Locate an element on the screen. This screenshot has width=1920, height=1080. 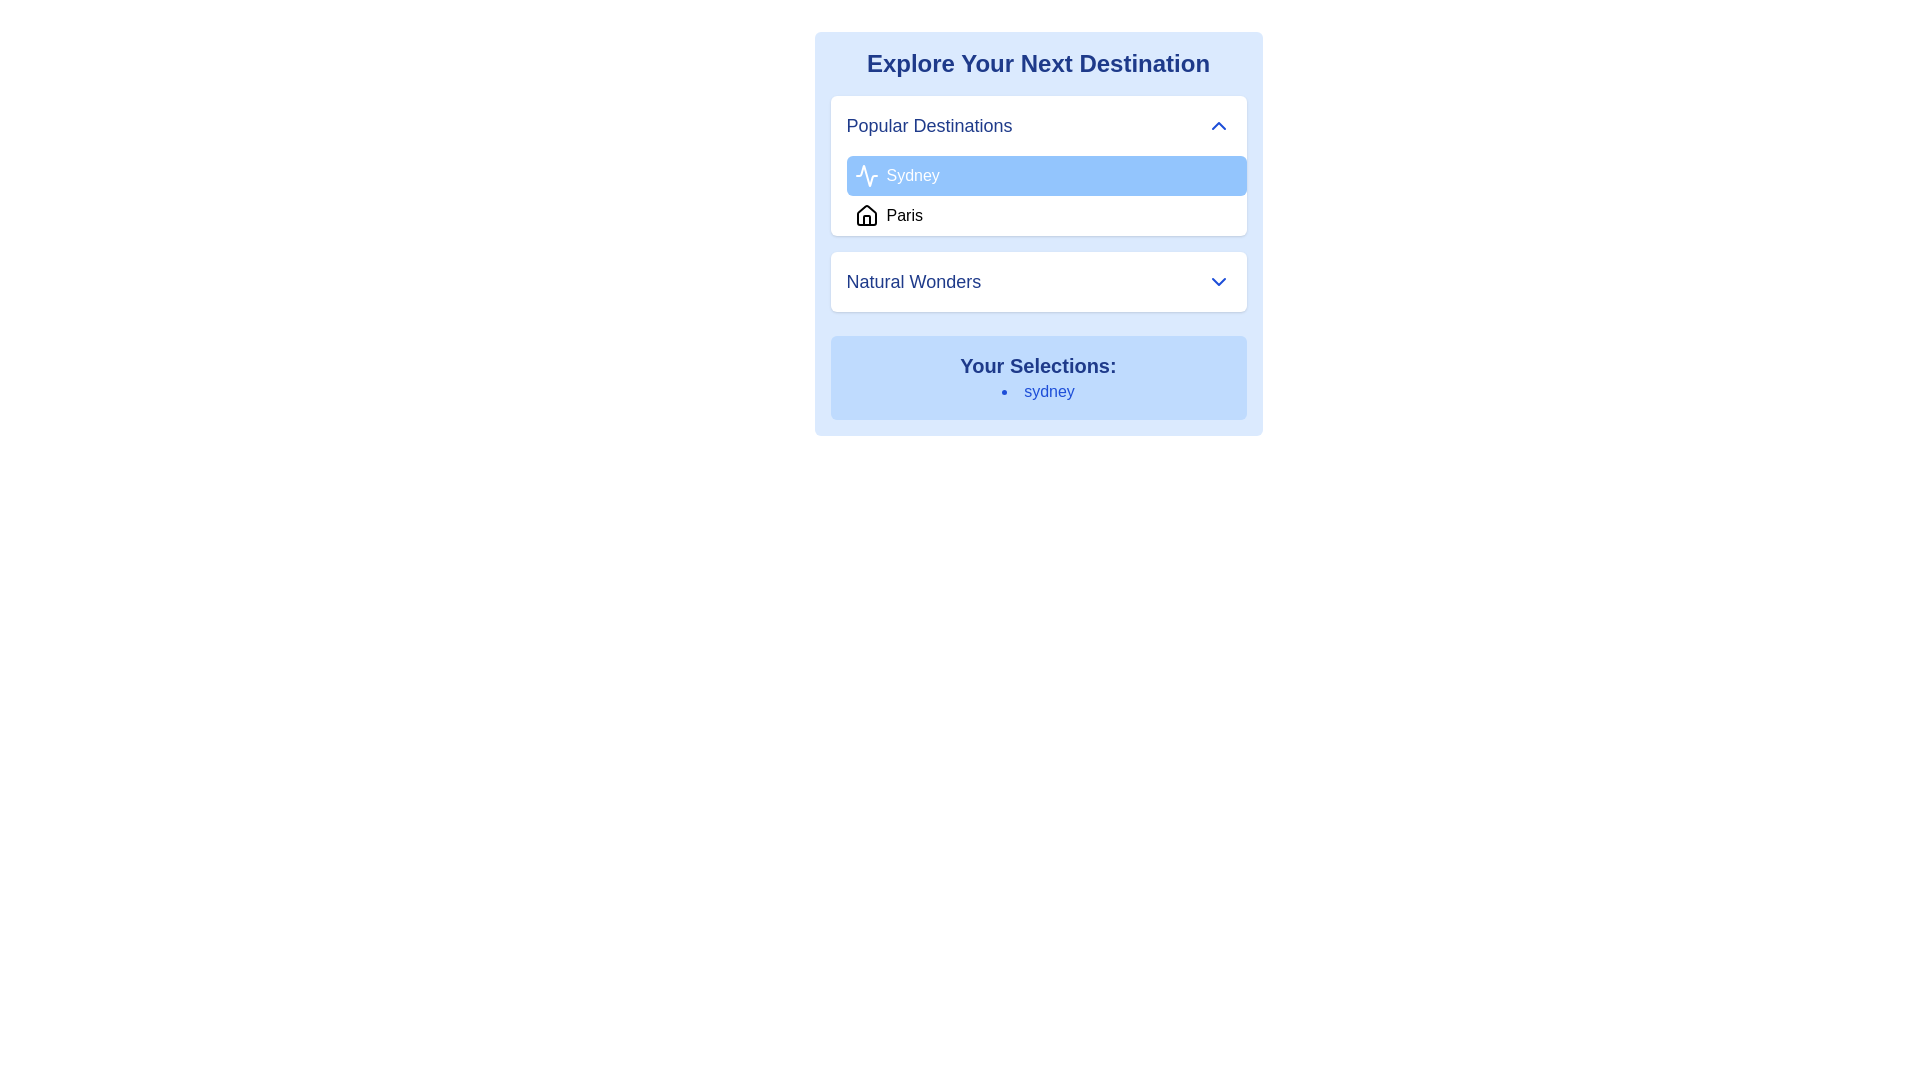
the icon located to the right of the text 'Natural Wonders' is located at coordinates (1217, 281).